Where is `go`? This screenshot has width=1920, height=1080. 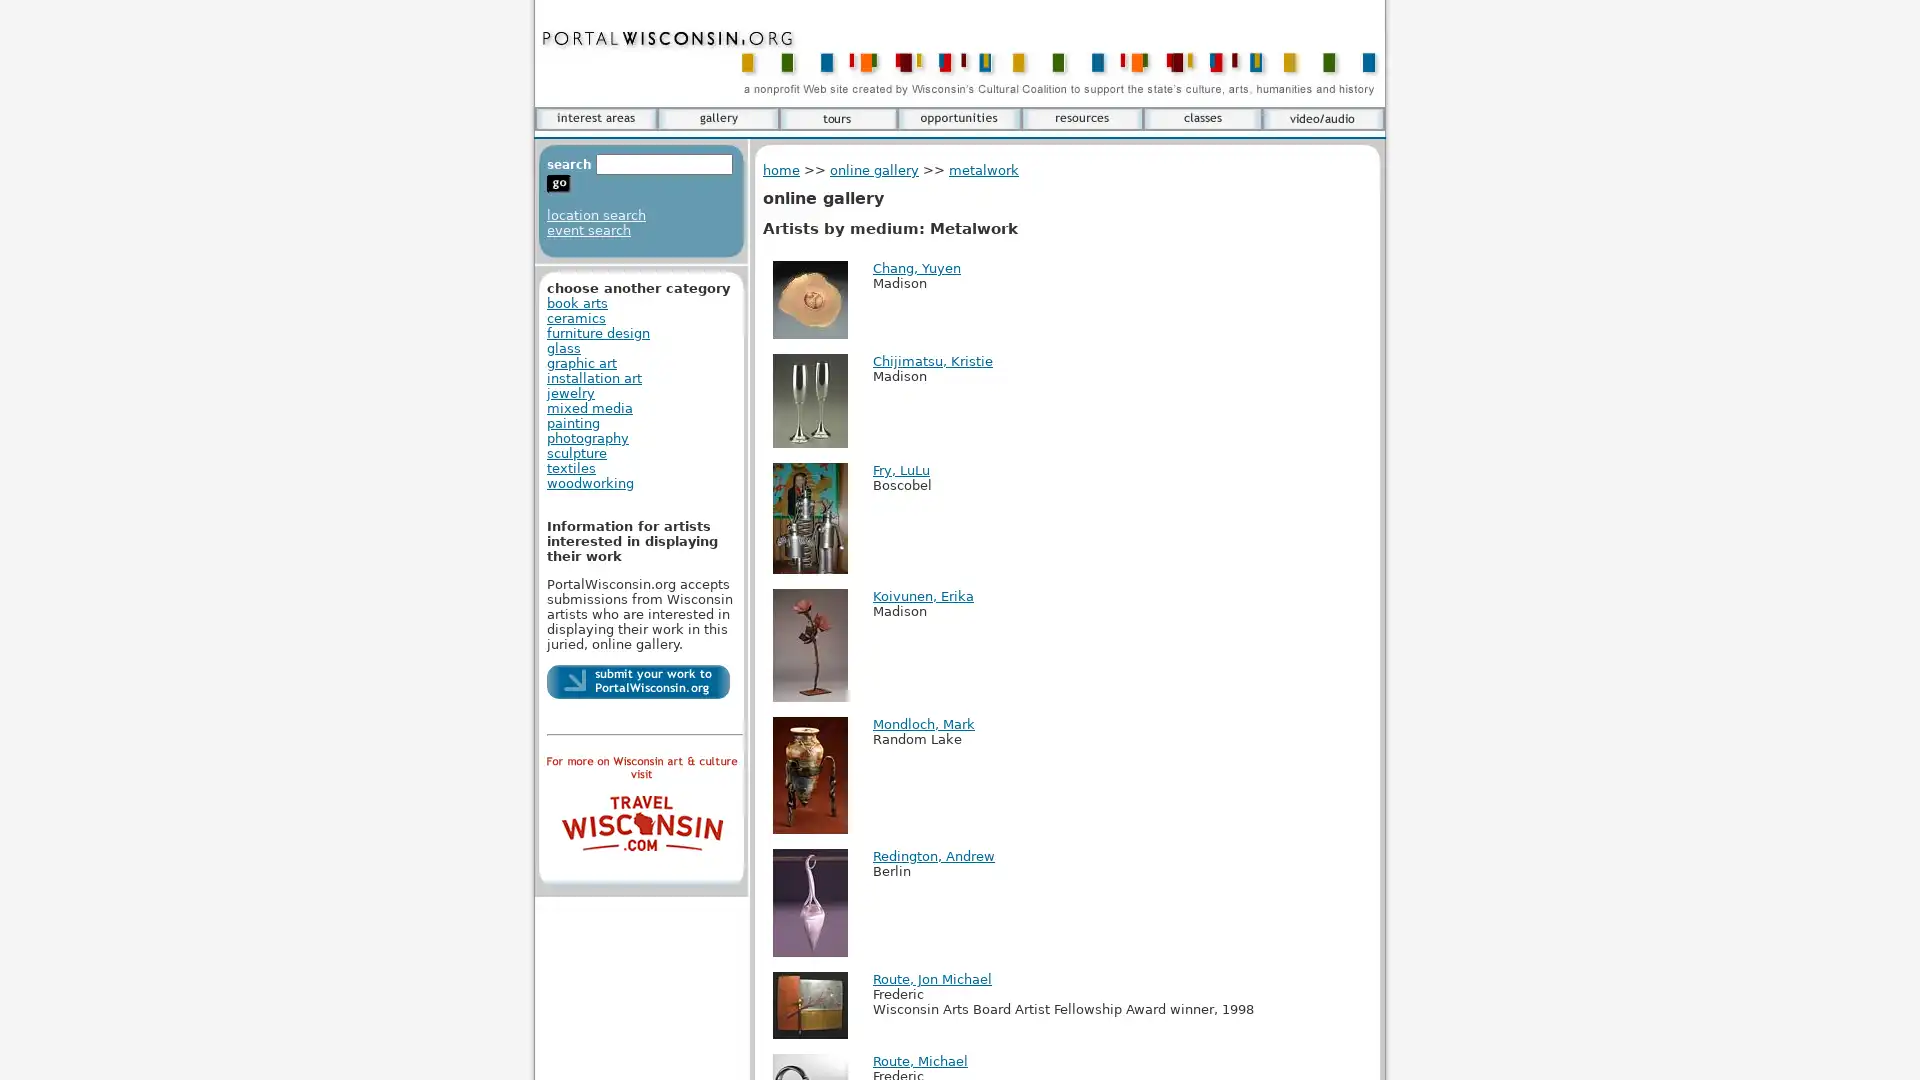 go is located at coordinates (558, 184).